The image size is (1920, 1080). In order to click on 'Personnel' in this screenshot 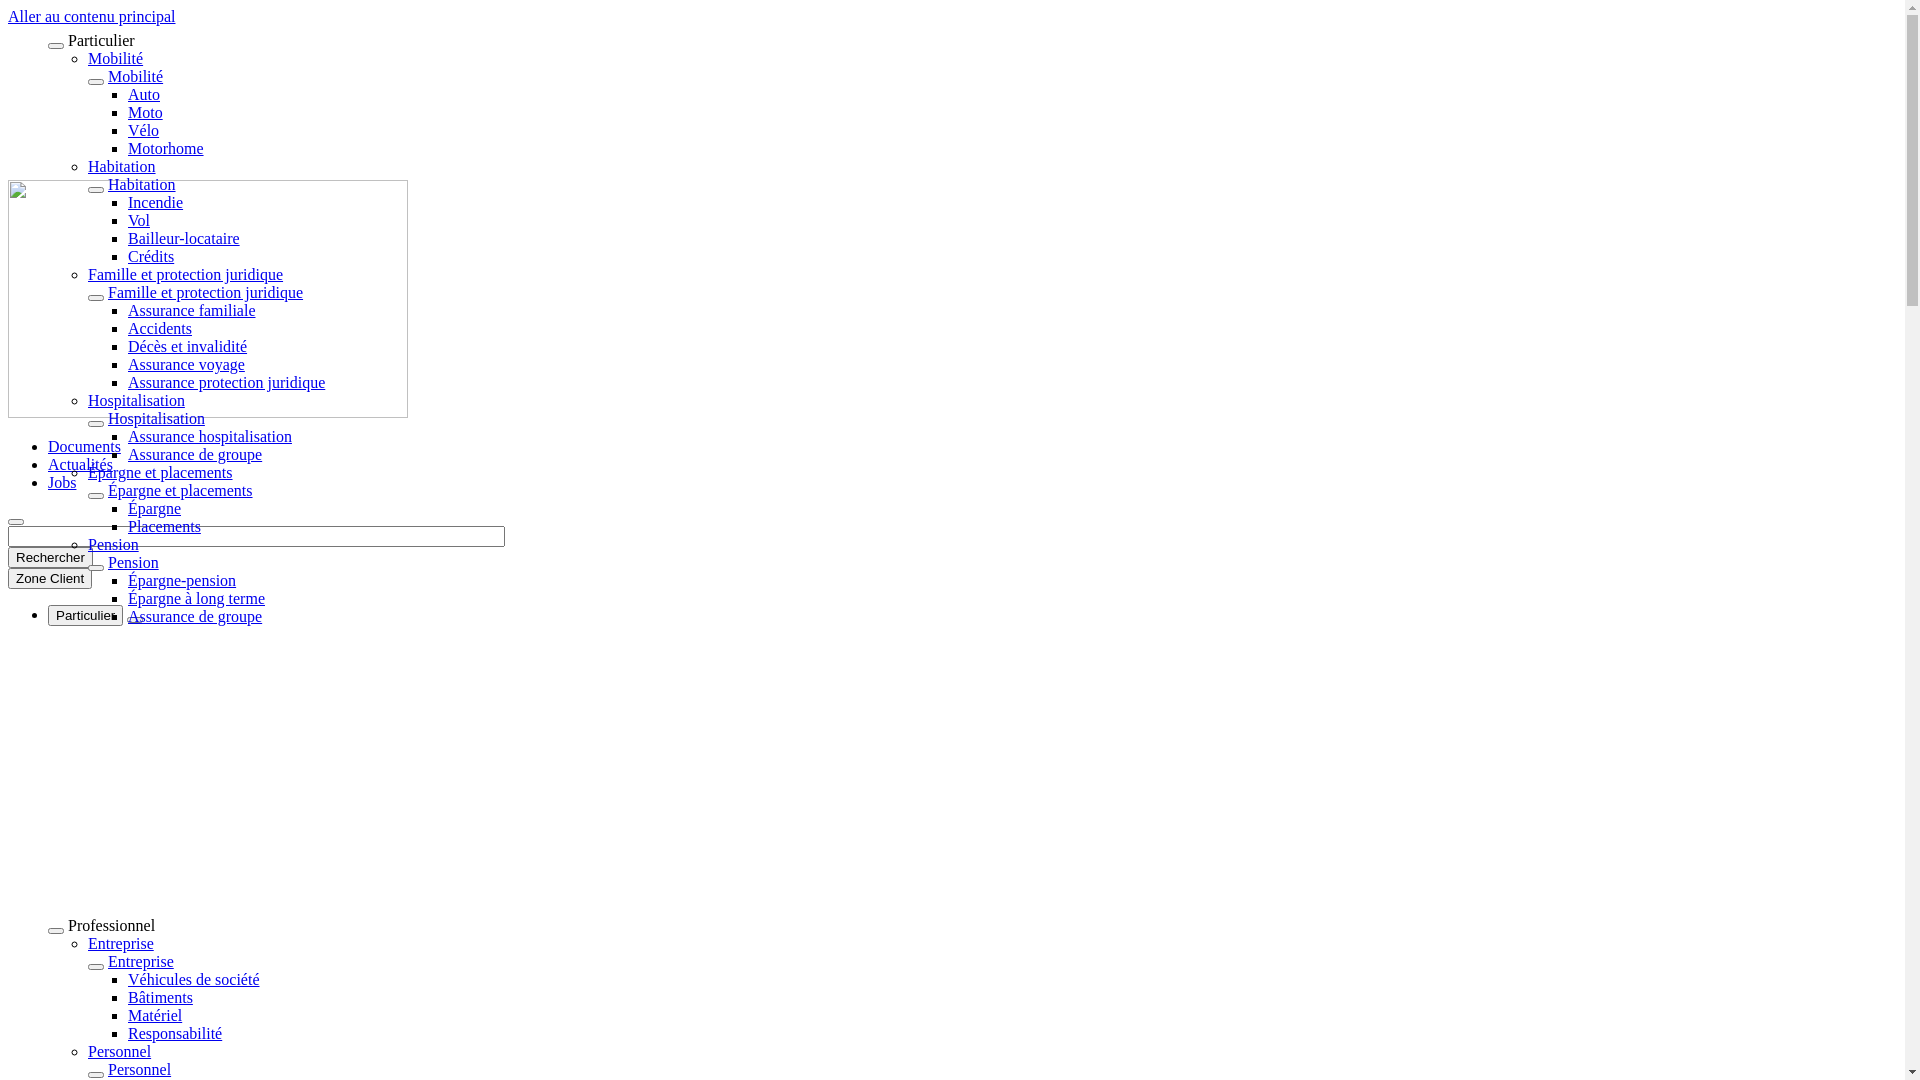, I will do `click(138, 1068)`.